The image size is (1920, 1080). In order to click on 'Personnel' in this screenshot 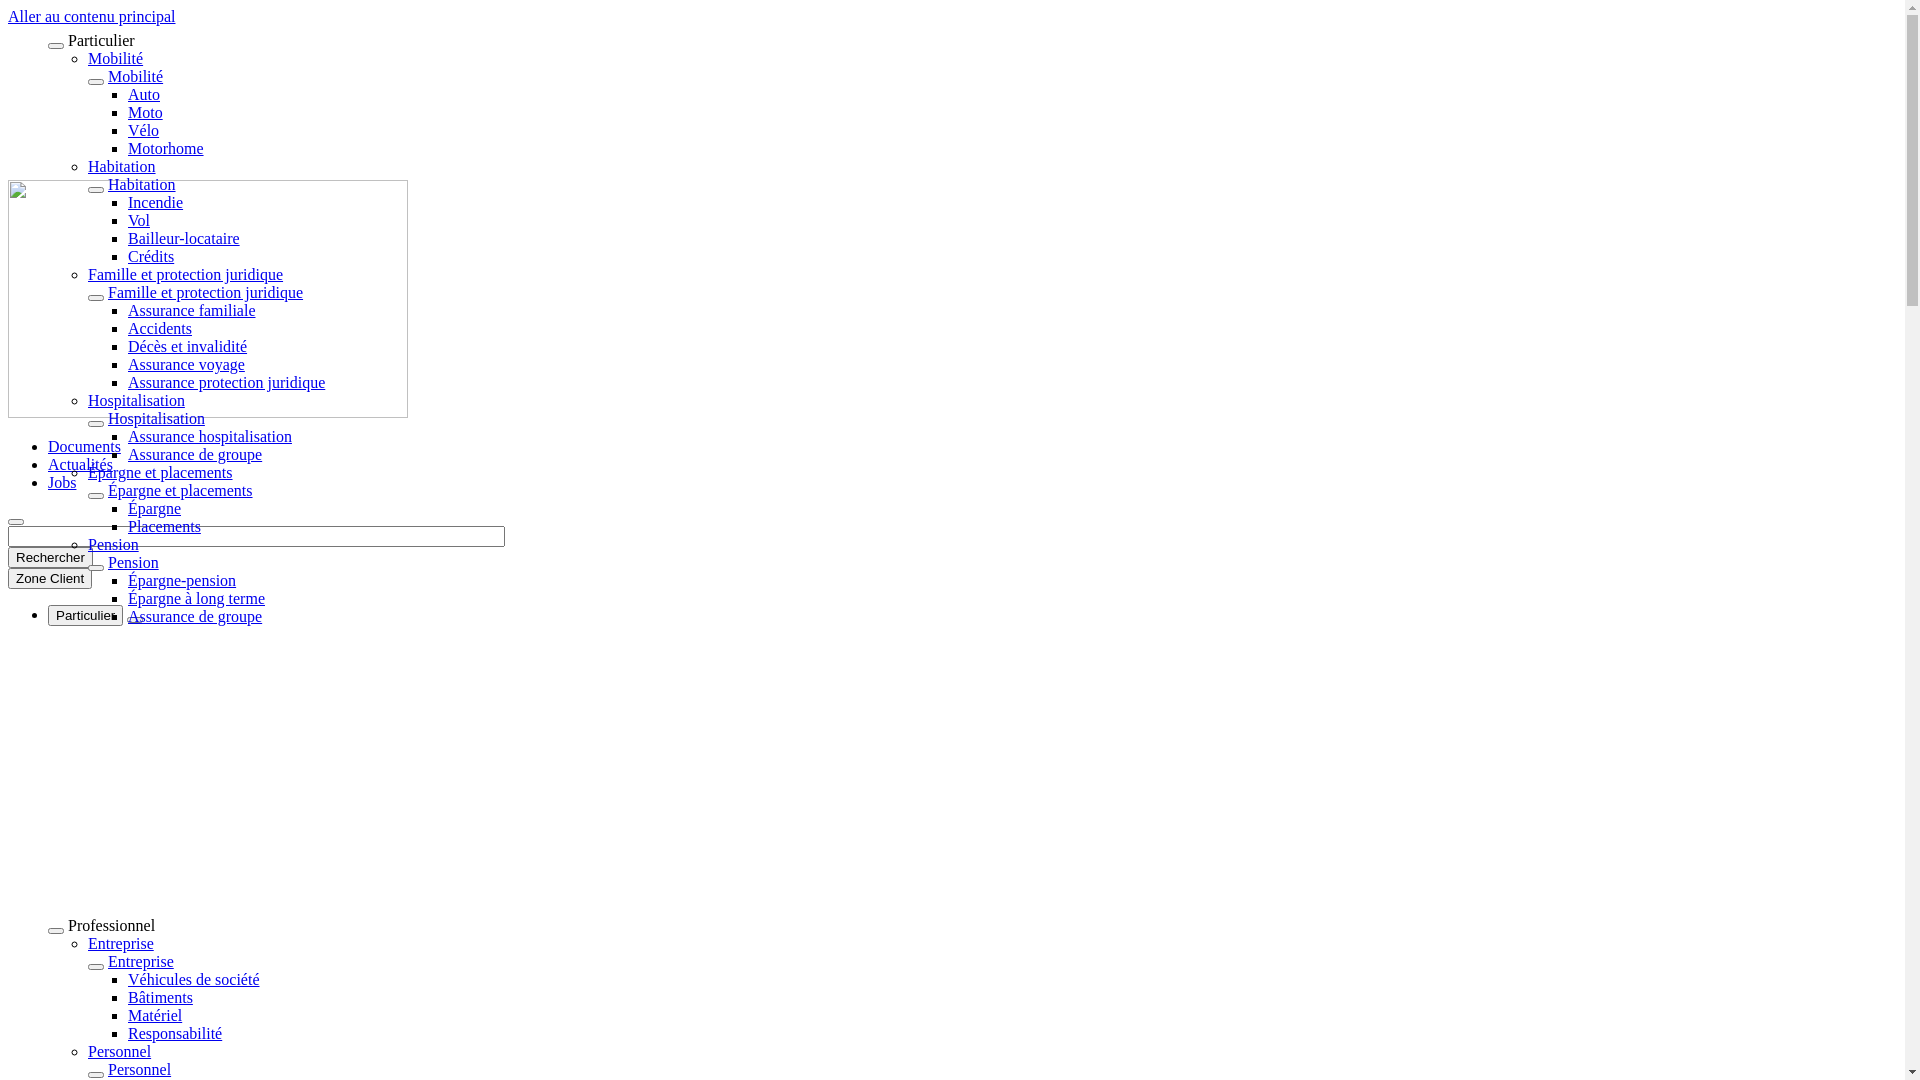, I will do `click(138, 1068)`.